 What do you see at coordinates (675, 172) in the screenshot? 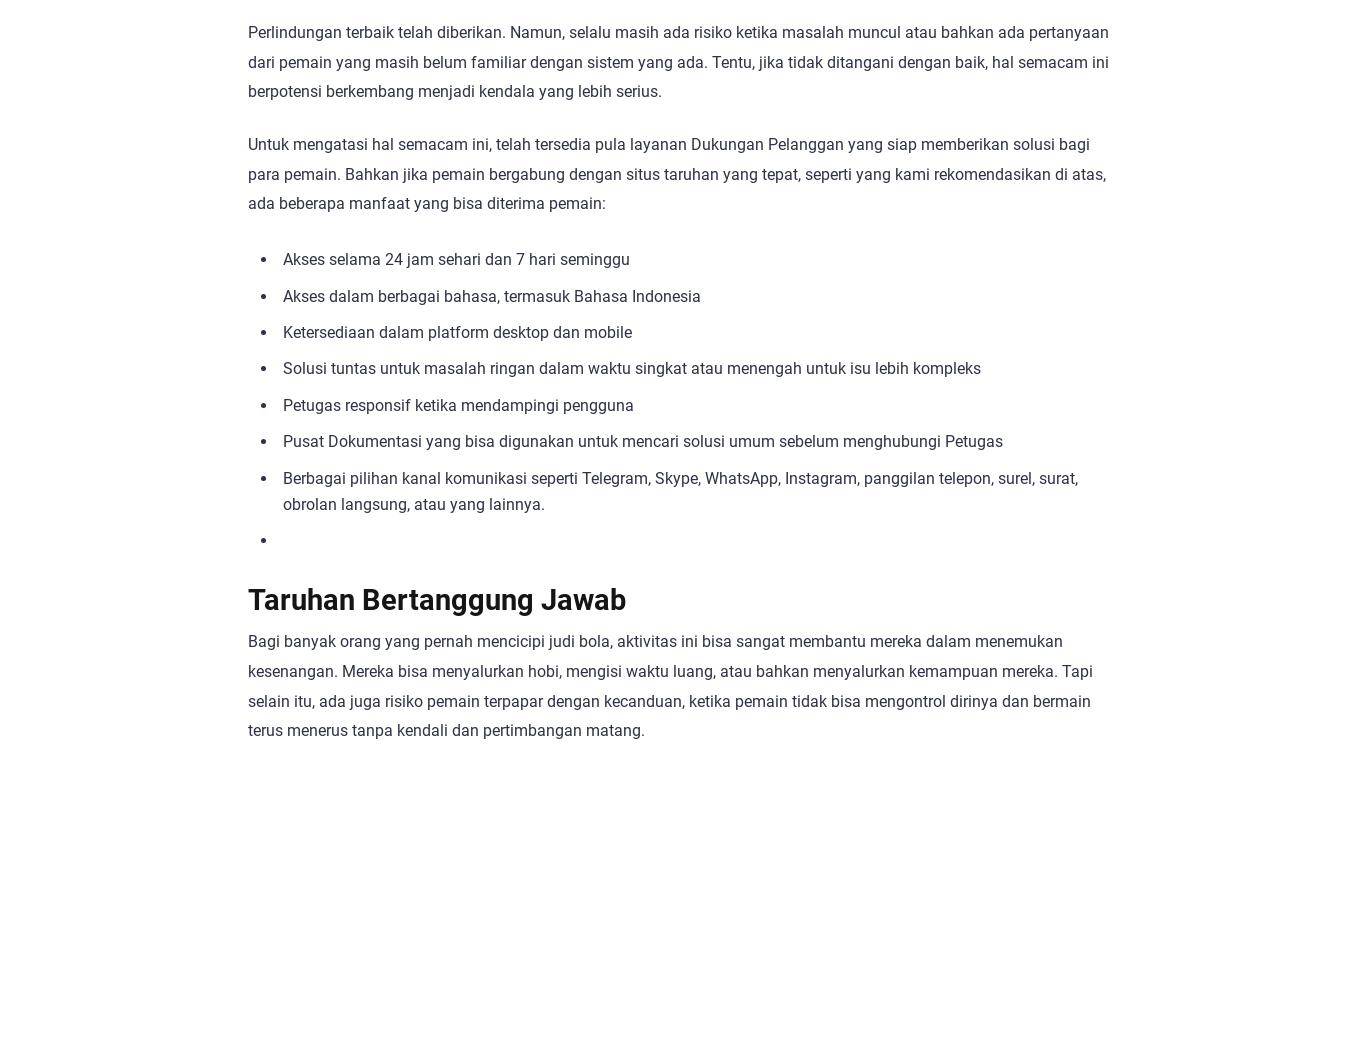
I see `'Untuk mengatasi hal semacam ini, telah tersedia pula layanan Dukungan Pelanggan yang siap memberikan solusi bagi para pemain. Bahkan jika pemain bergabung dengan situs taruhan yang tepat, seperti yang kami rekomendasikan di atas, ada beberapa manfaat yang bisa diterima pemain:'` at bounding box center [675, 172].